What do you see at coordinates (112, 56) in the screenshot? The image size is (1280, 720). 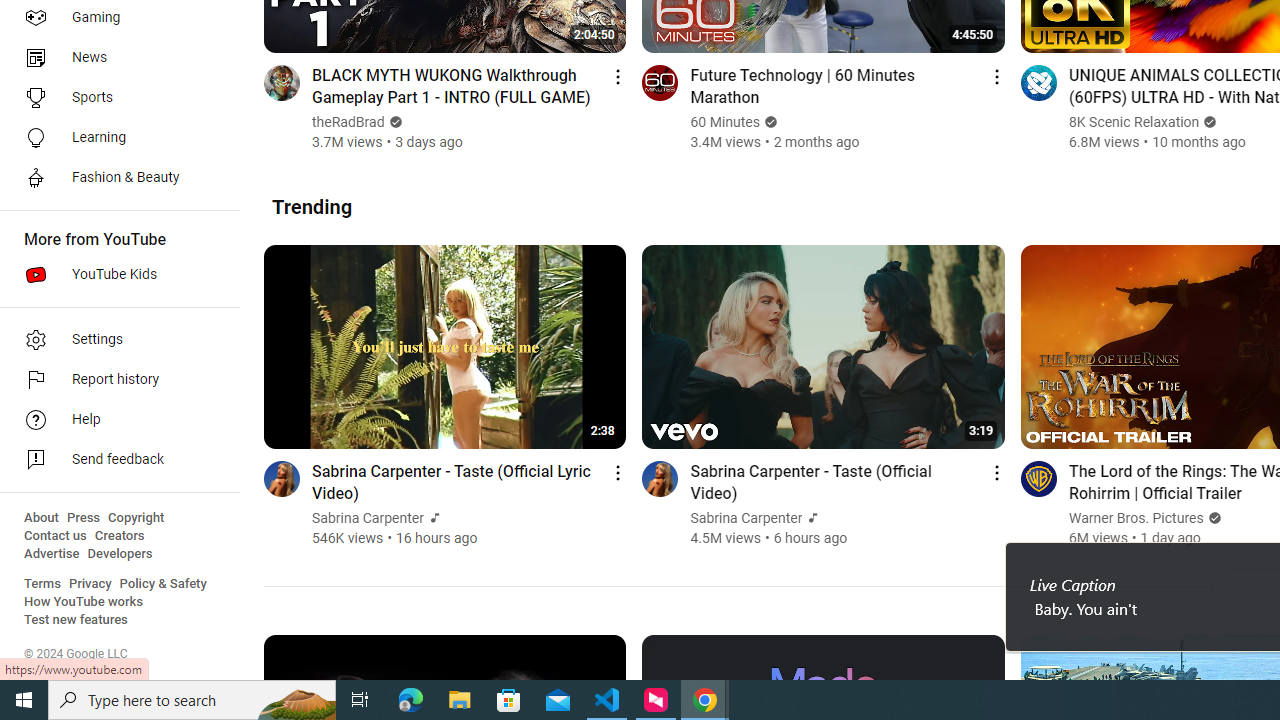 I see `'News'` at bounding box center [112, 56].